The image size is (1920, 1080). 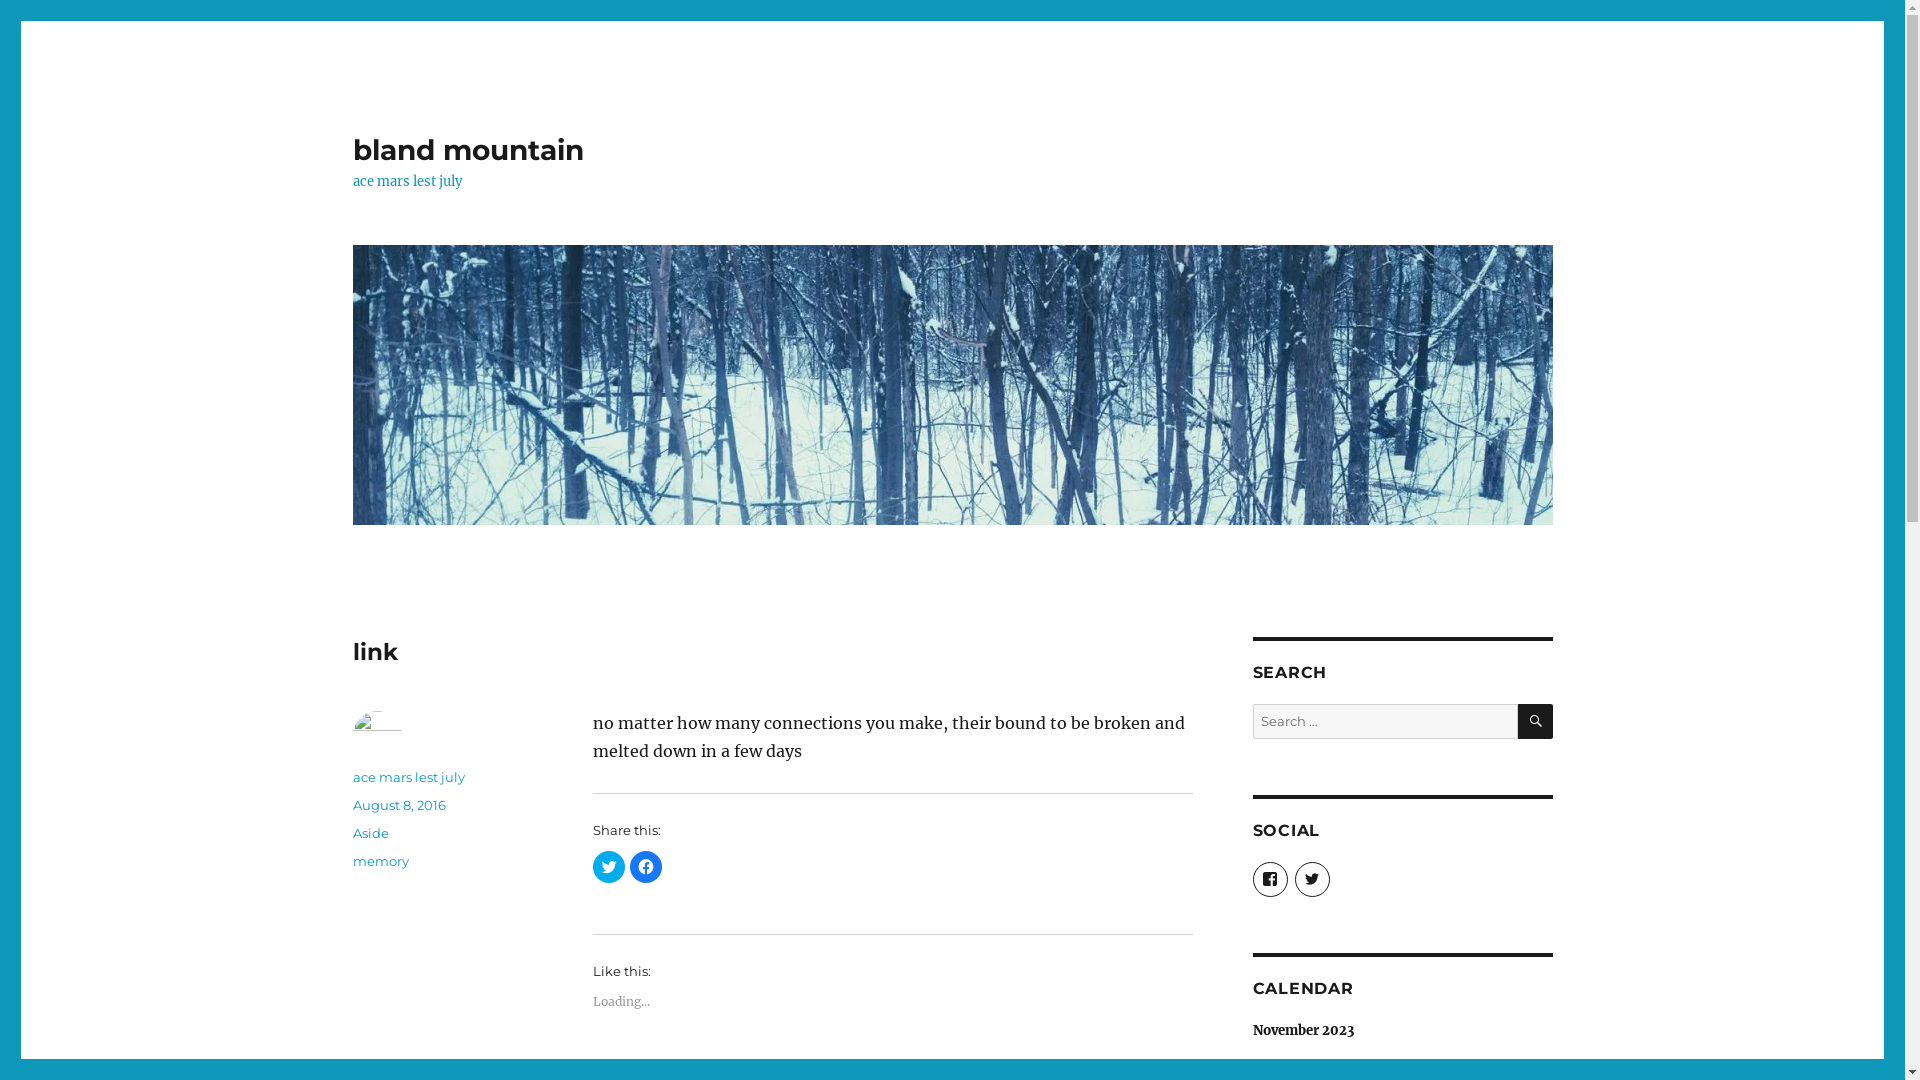 What do you see at coordinates (466, 149) in the screenshot?
I see `'bland mountain'` at bounding box center [466, 149].